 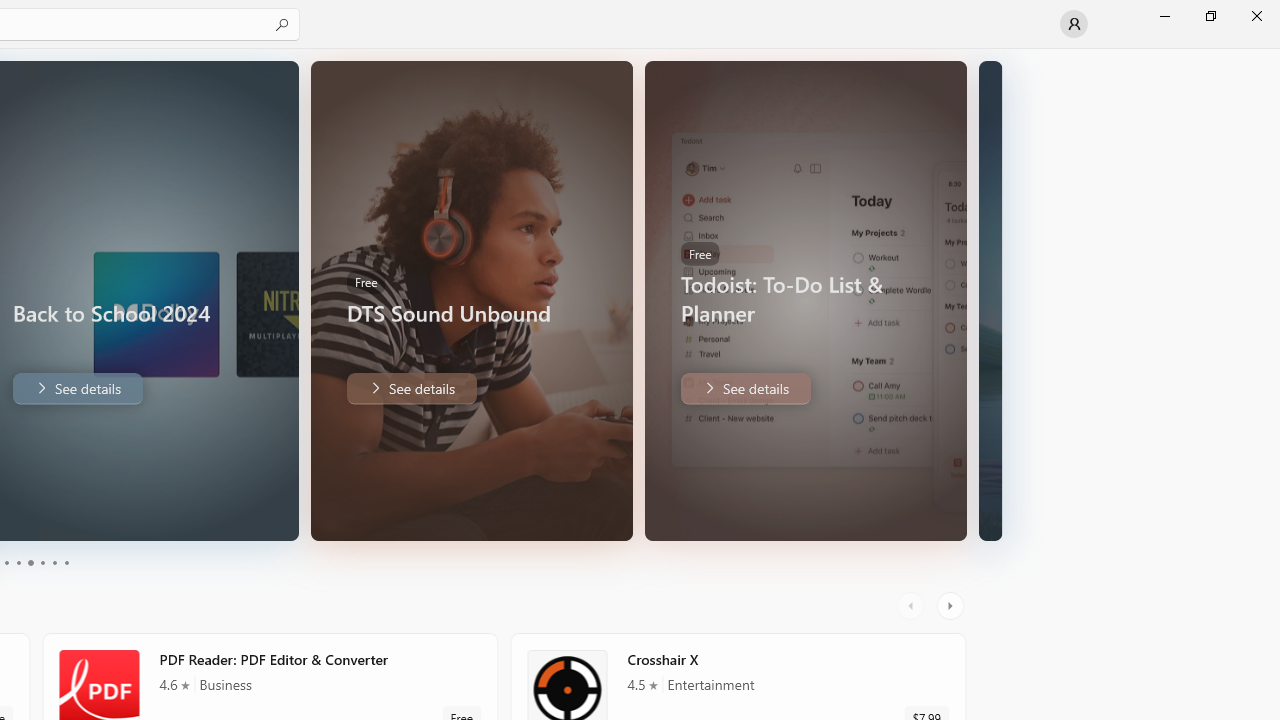 What do you see at coordinates (912, 605) in the screenshot?
I see `'AutomationID: LeftScrollButton'` at bounding box center [912, 605].